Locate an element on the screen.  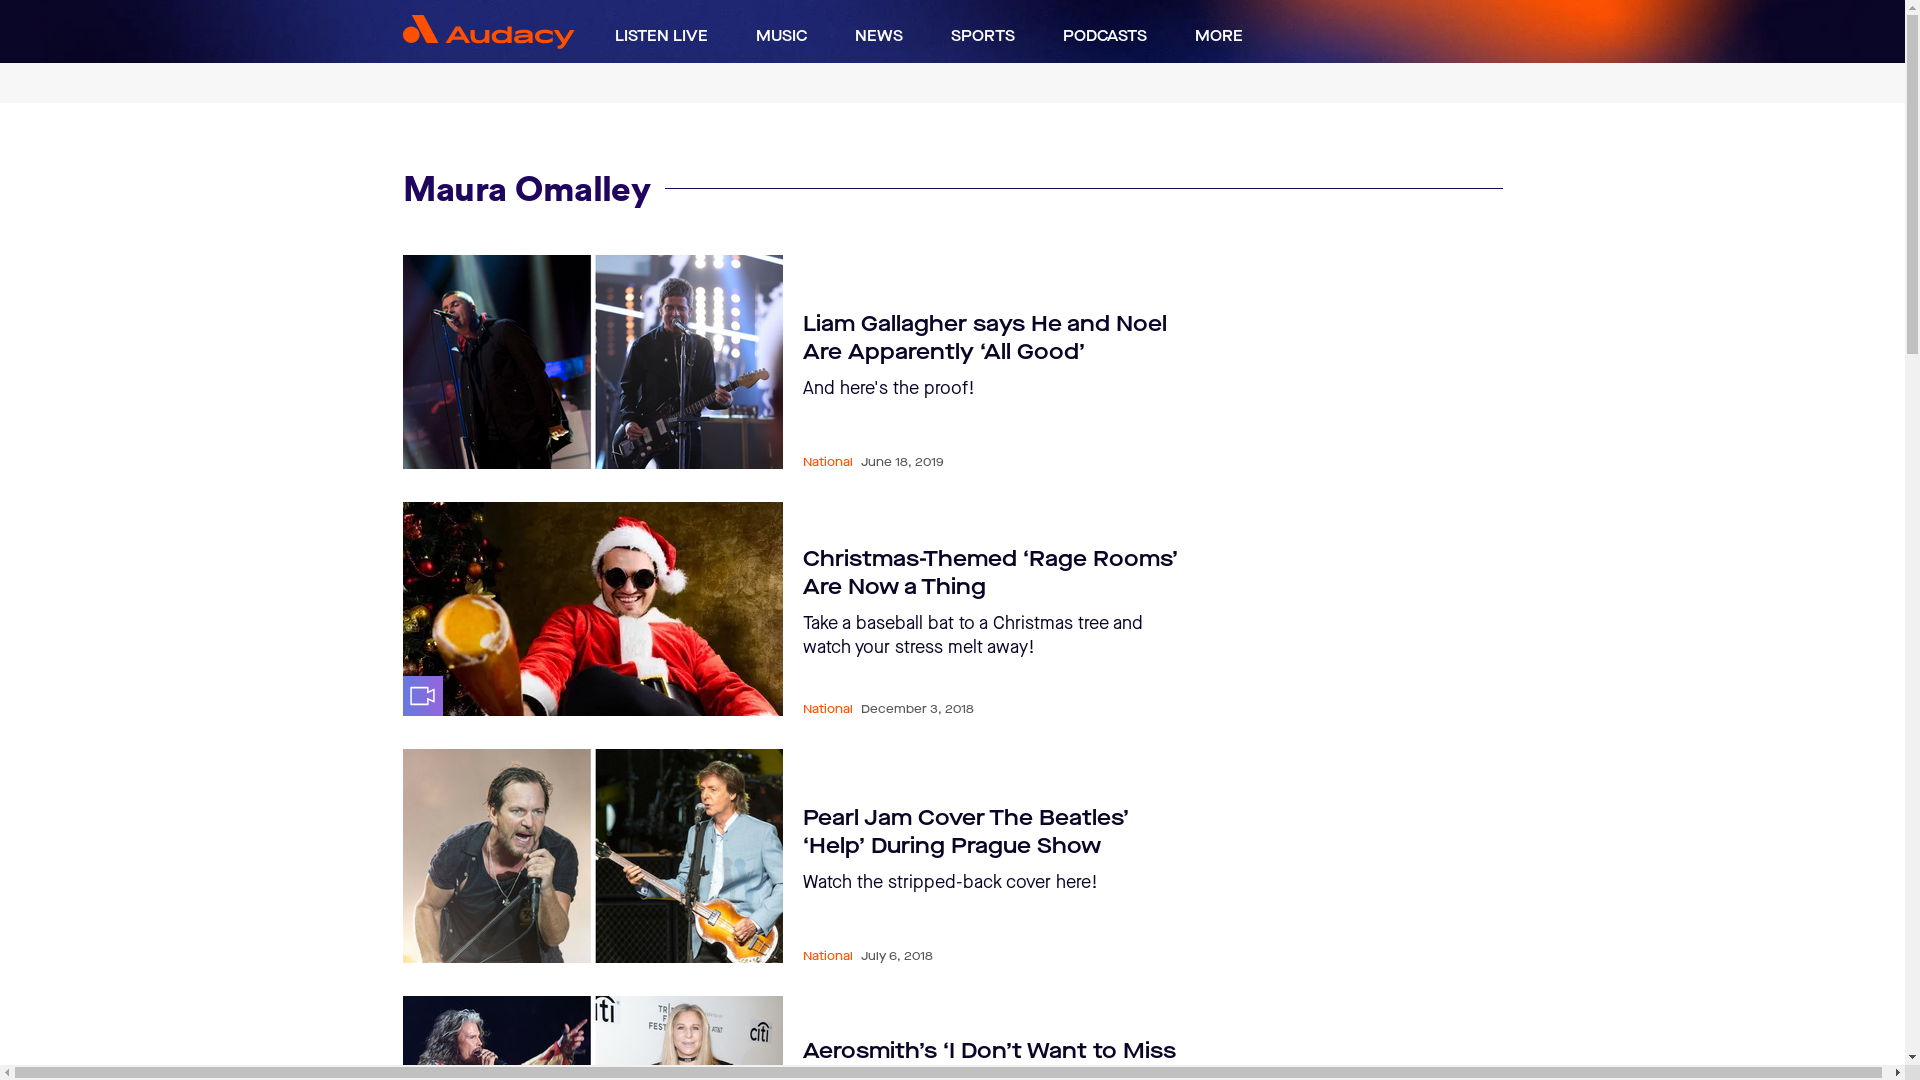
'SPORTS' is located at coordinates (982, 35).